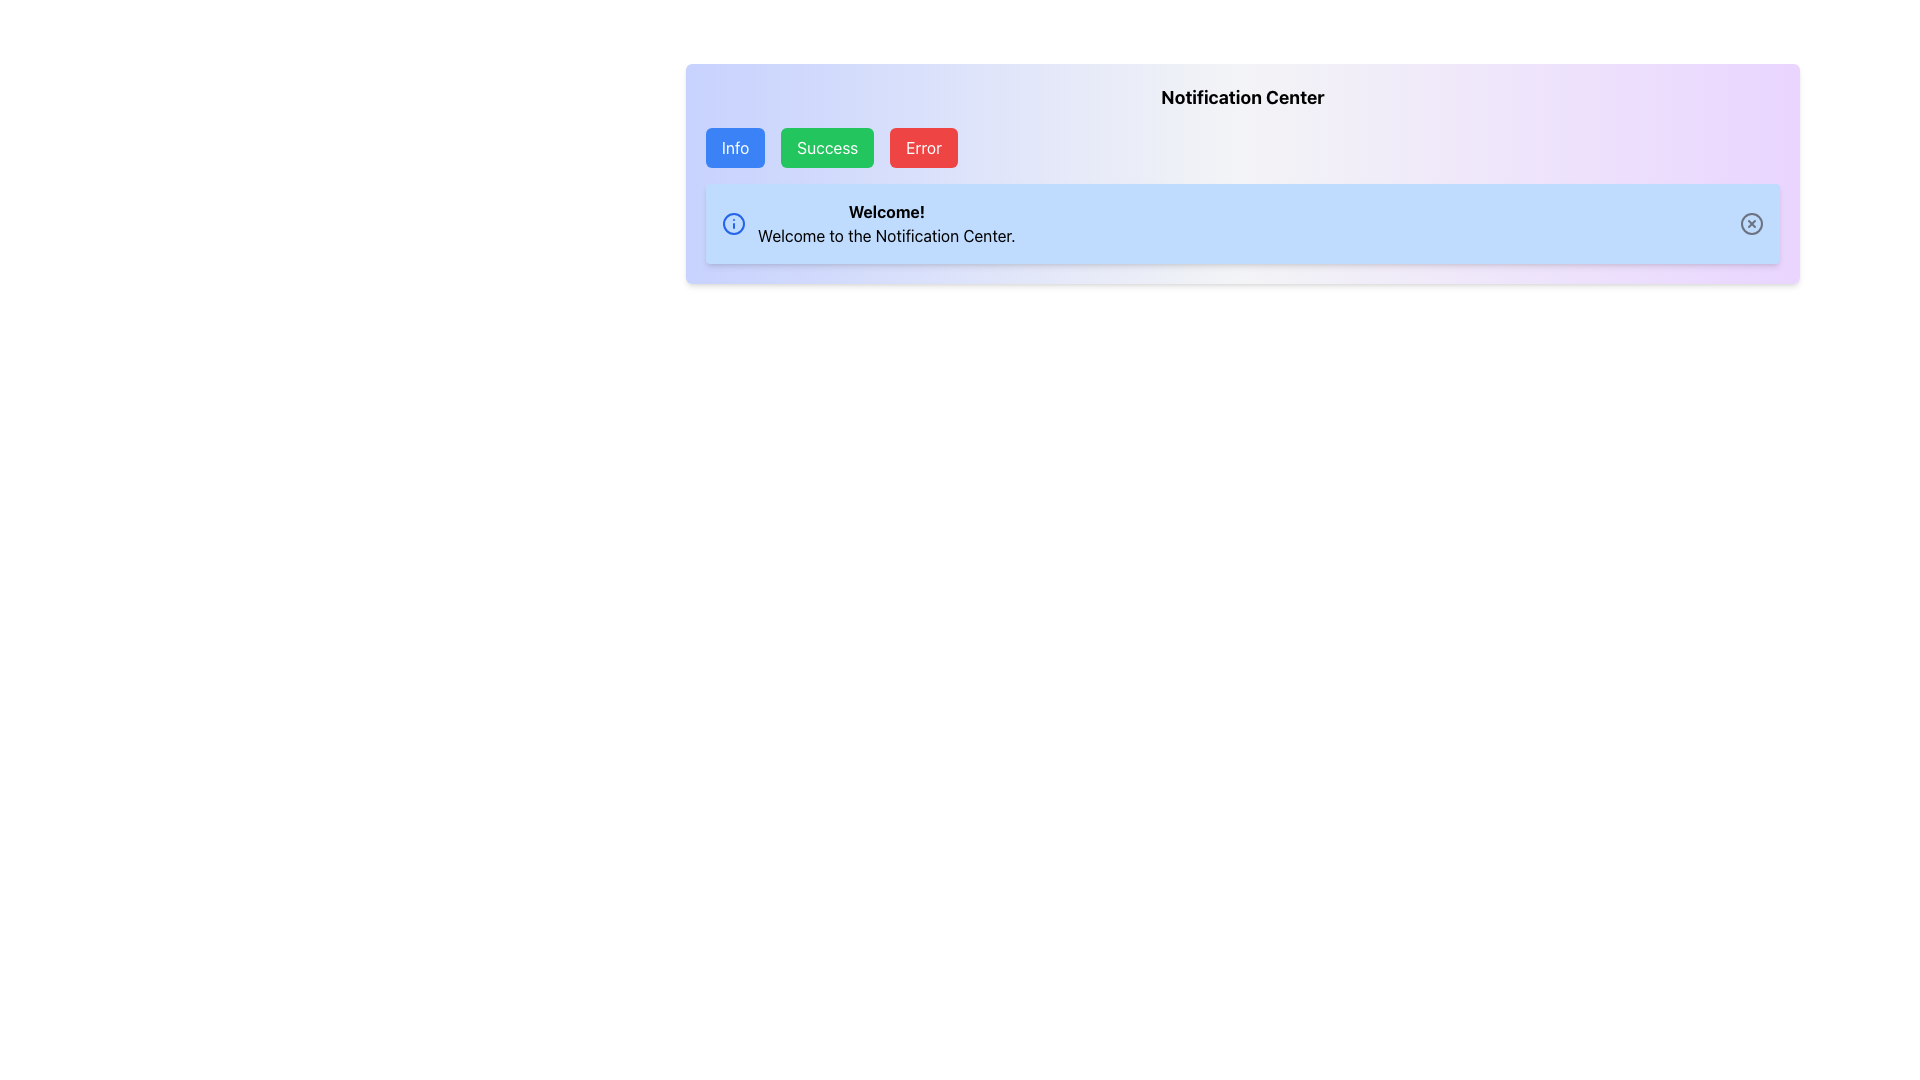 Image resolution: width=1920 pixels, height=1080 pixels. I want to click on the informational icon located to the left of the text label 'Welcome! Welcome to the Notification Center.', so click(733, 223).